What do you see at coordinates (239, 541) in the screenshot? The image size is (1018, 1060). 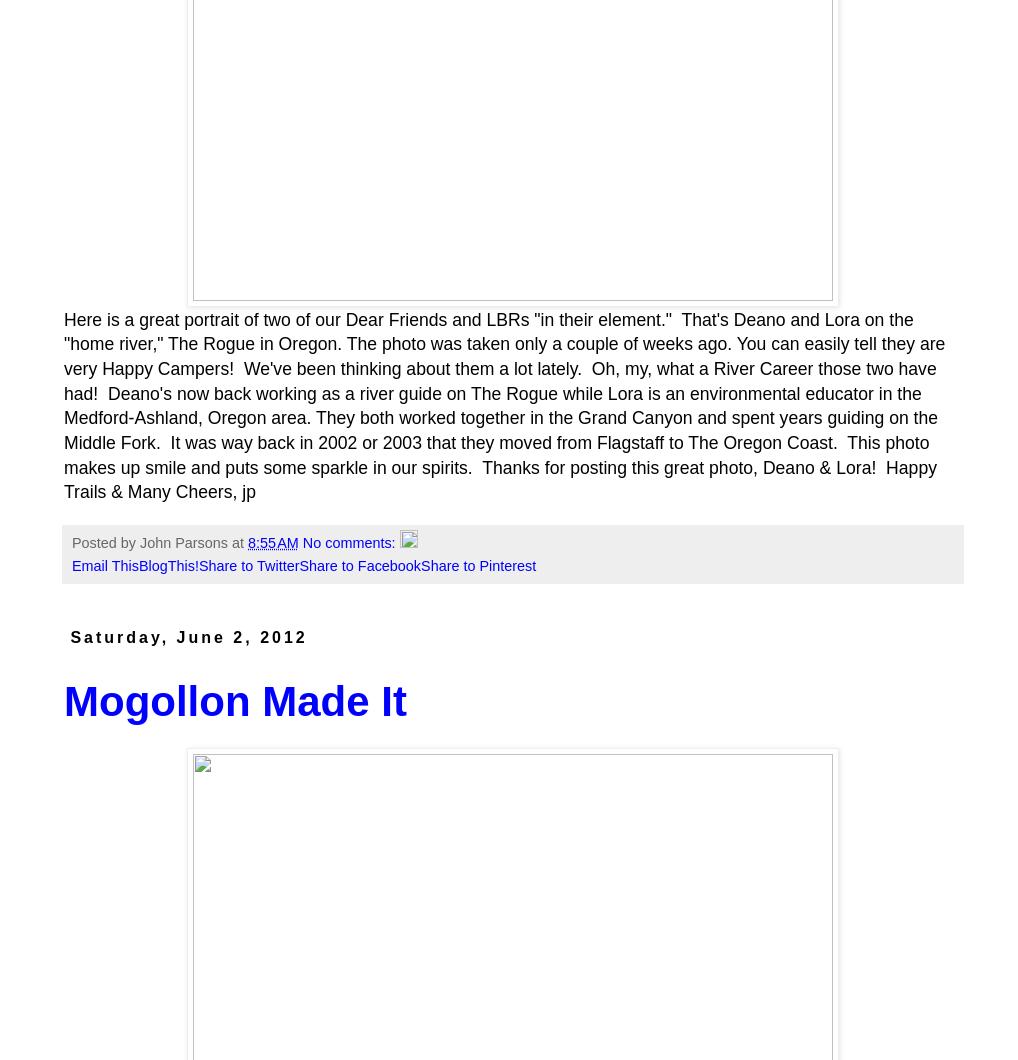 I see `'at'` at bounding box center [239, 541].